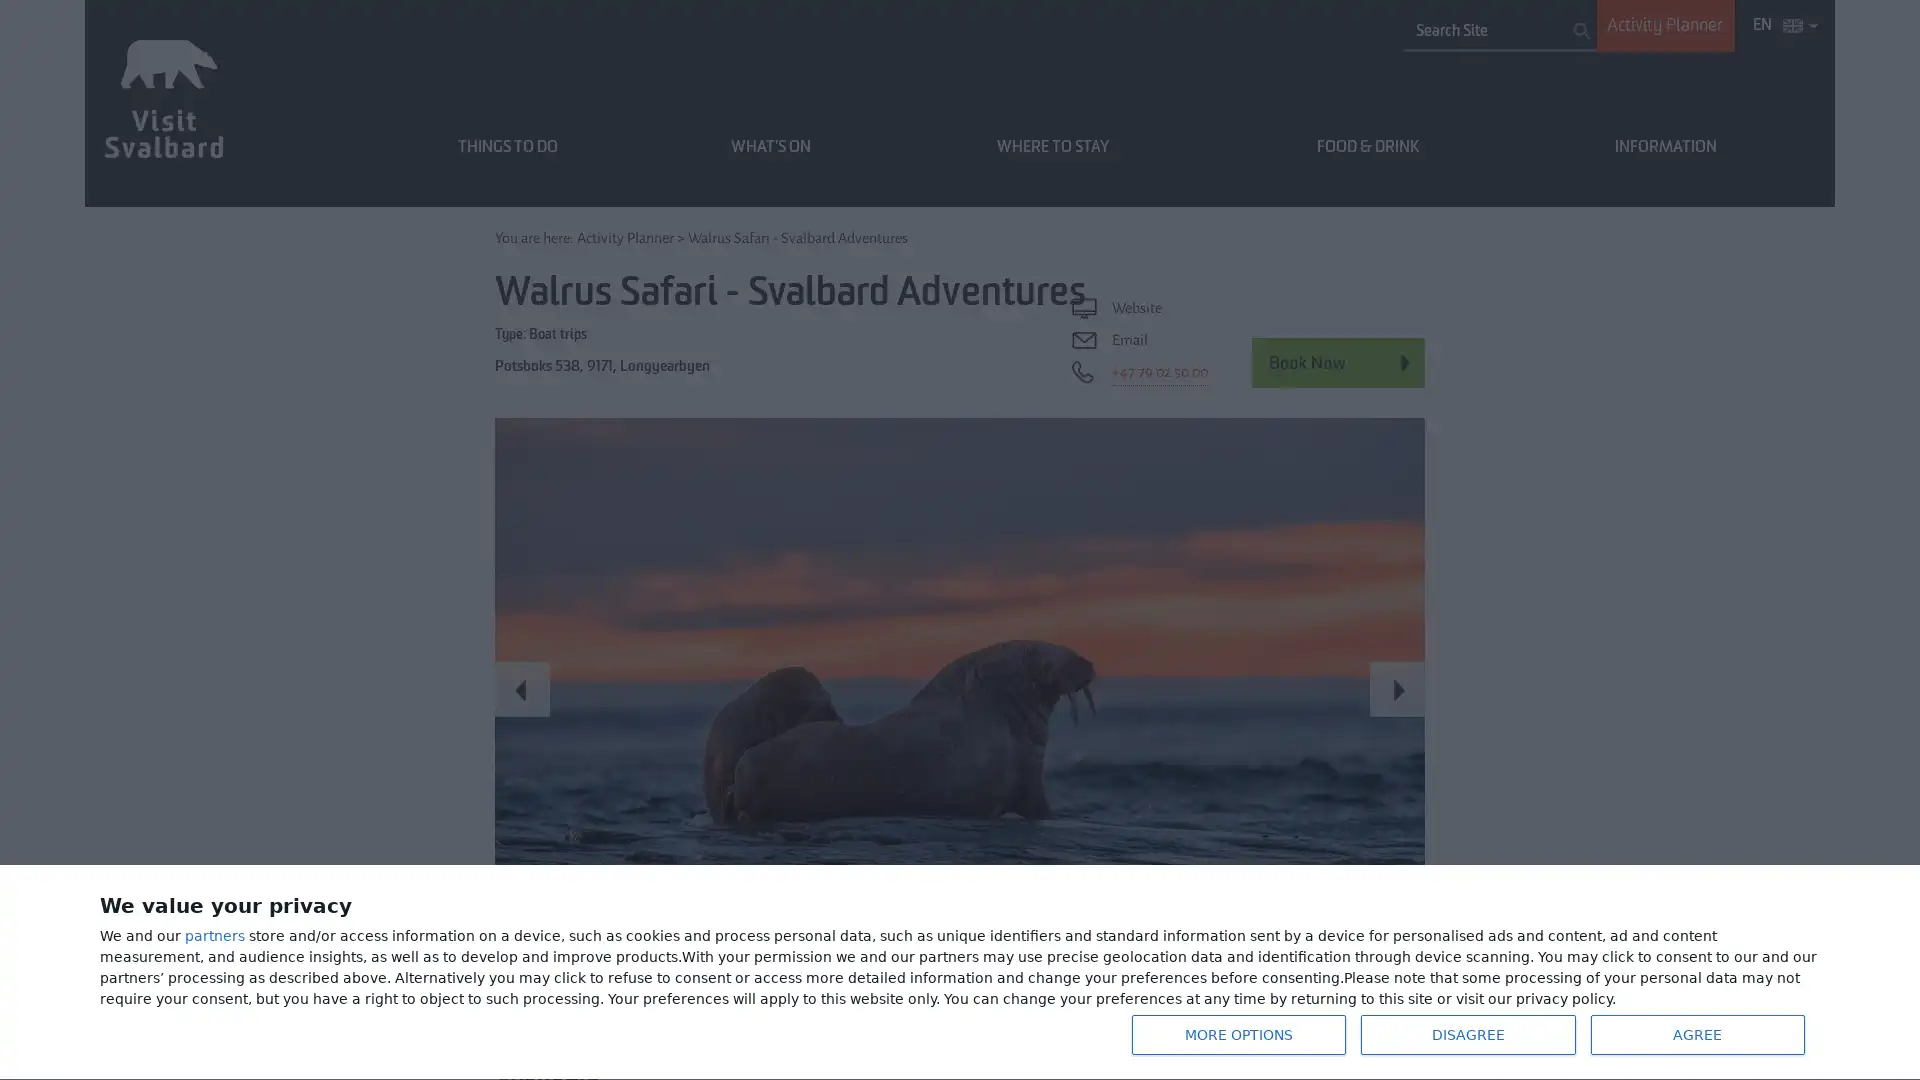  What do you see at coordinates (1237, 1034) in the screenshot?
I see `MORE OPTIONS` at bounding box center [1237, 1034].